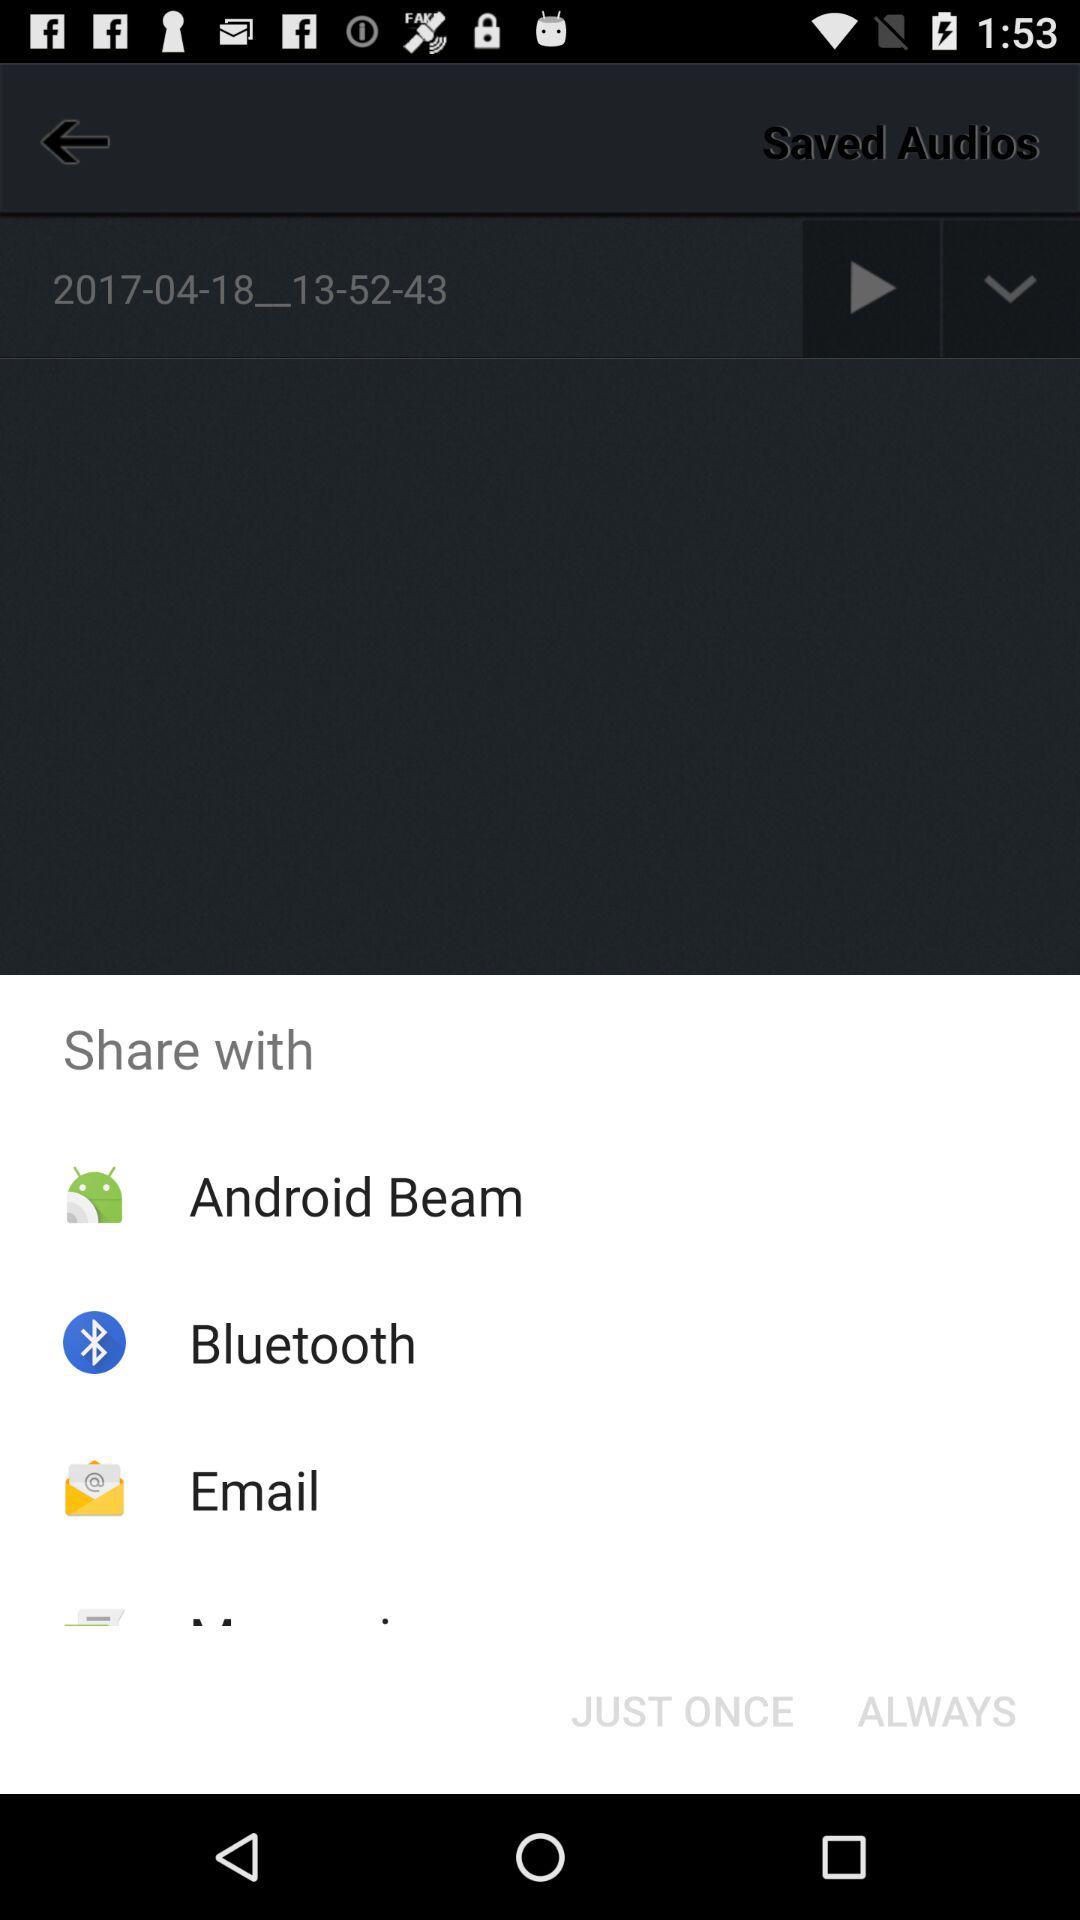  I want to click on the button at the bottom, so click(681, 1708).